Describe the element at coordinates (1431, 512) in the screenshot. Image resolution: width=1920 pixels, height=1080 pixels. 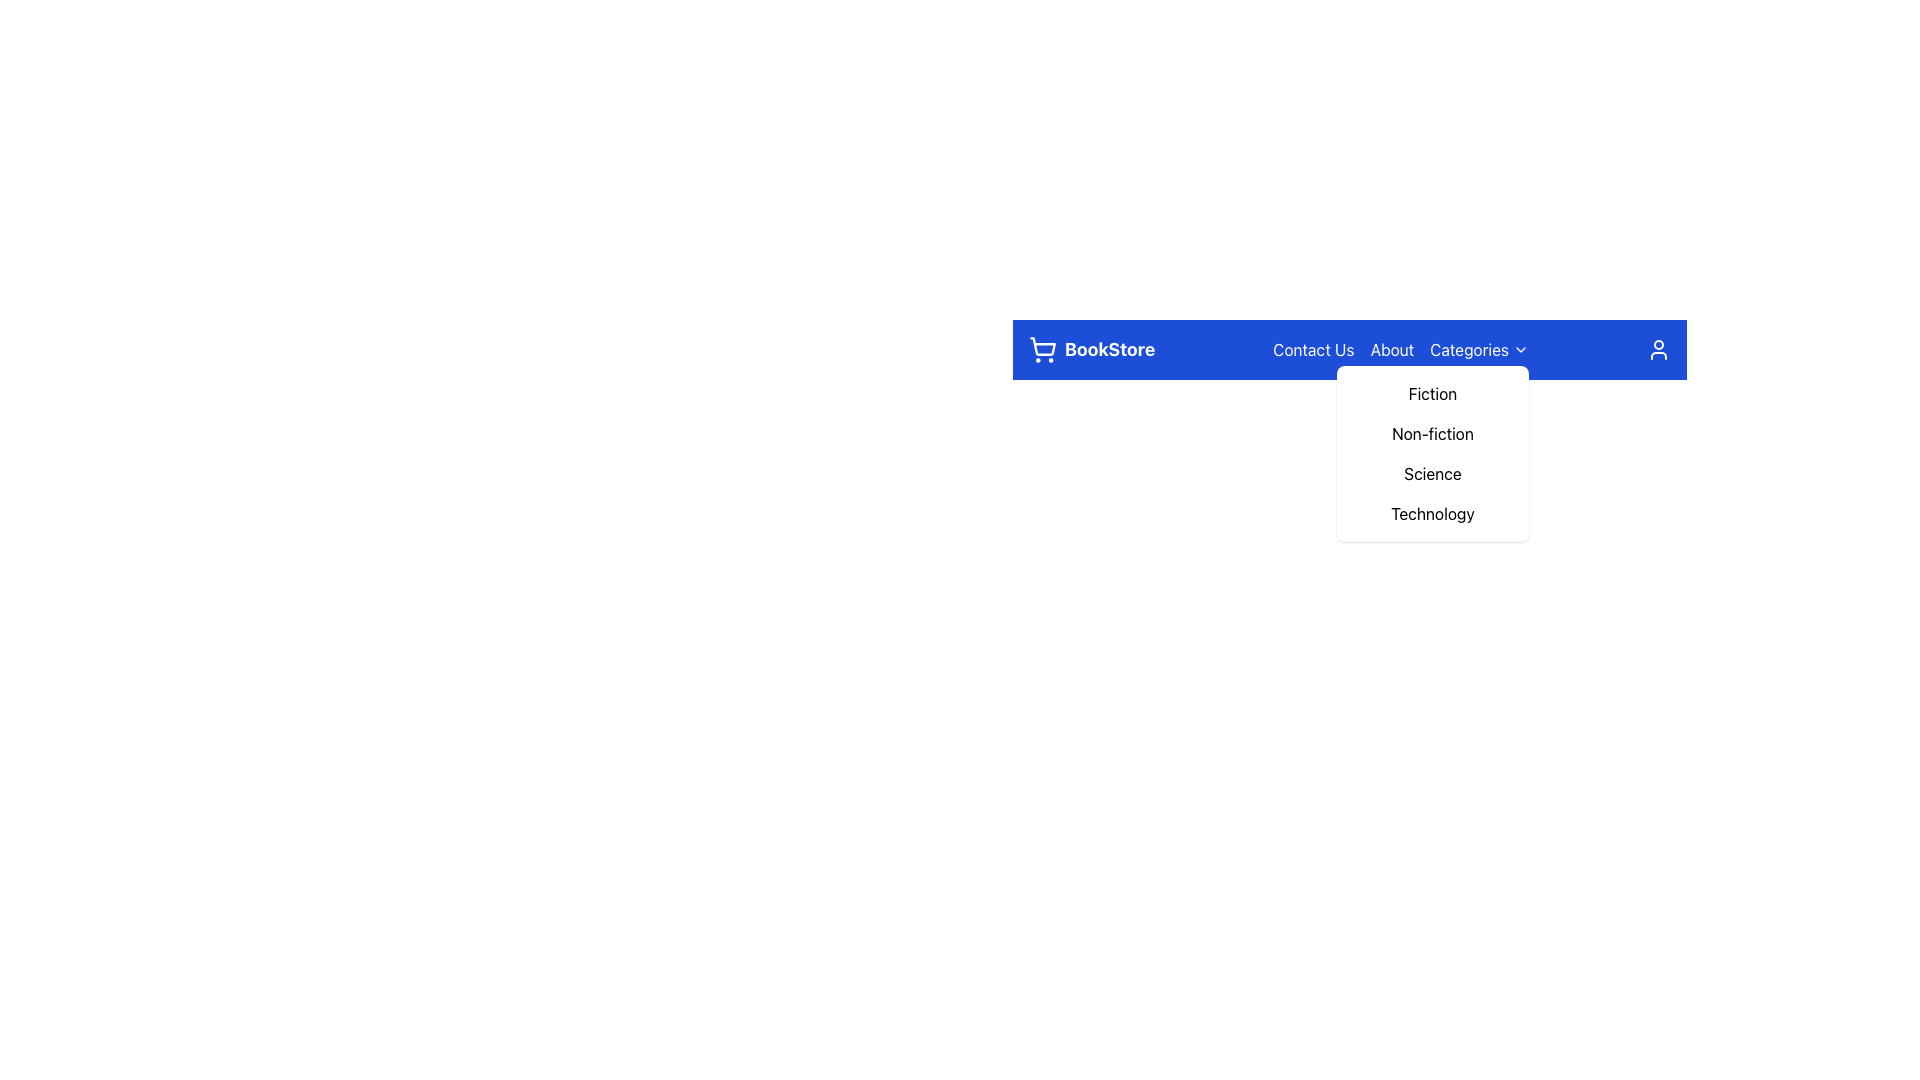
I see `the 'Technology' text label located in the dropdown menu under the 'Categories' header` at that location.